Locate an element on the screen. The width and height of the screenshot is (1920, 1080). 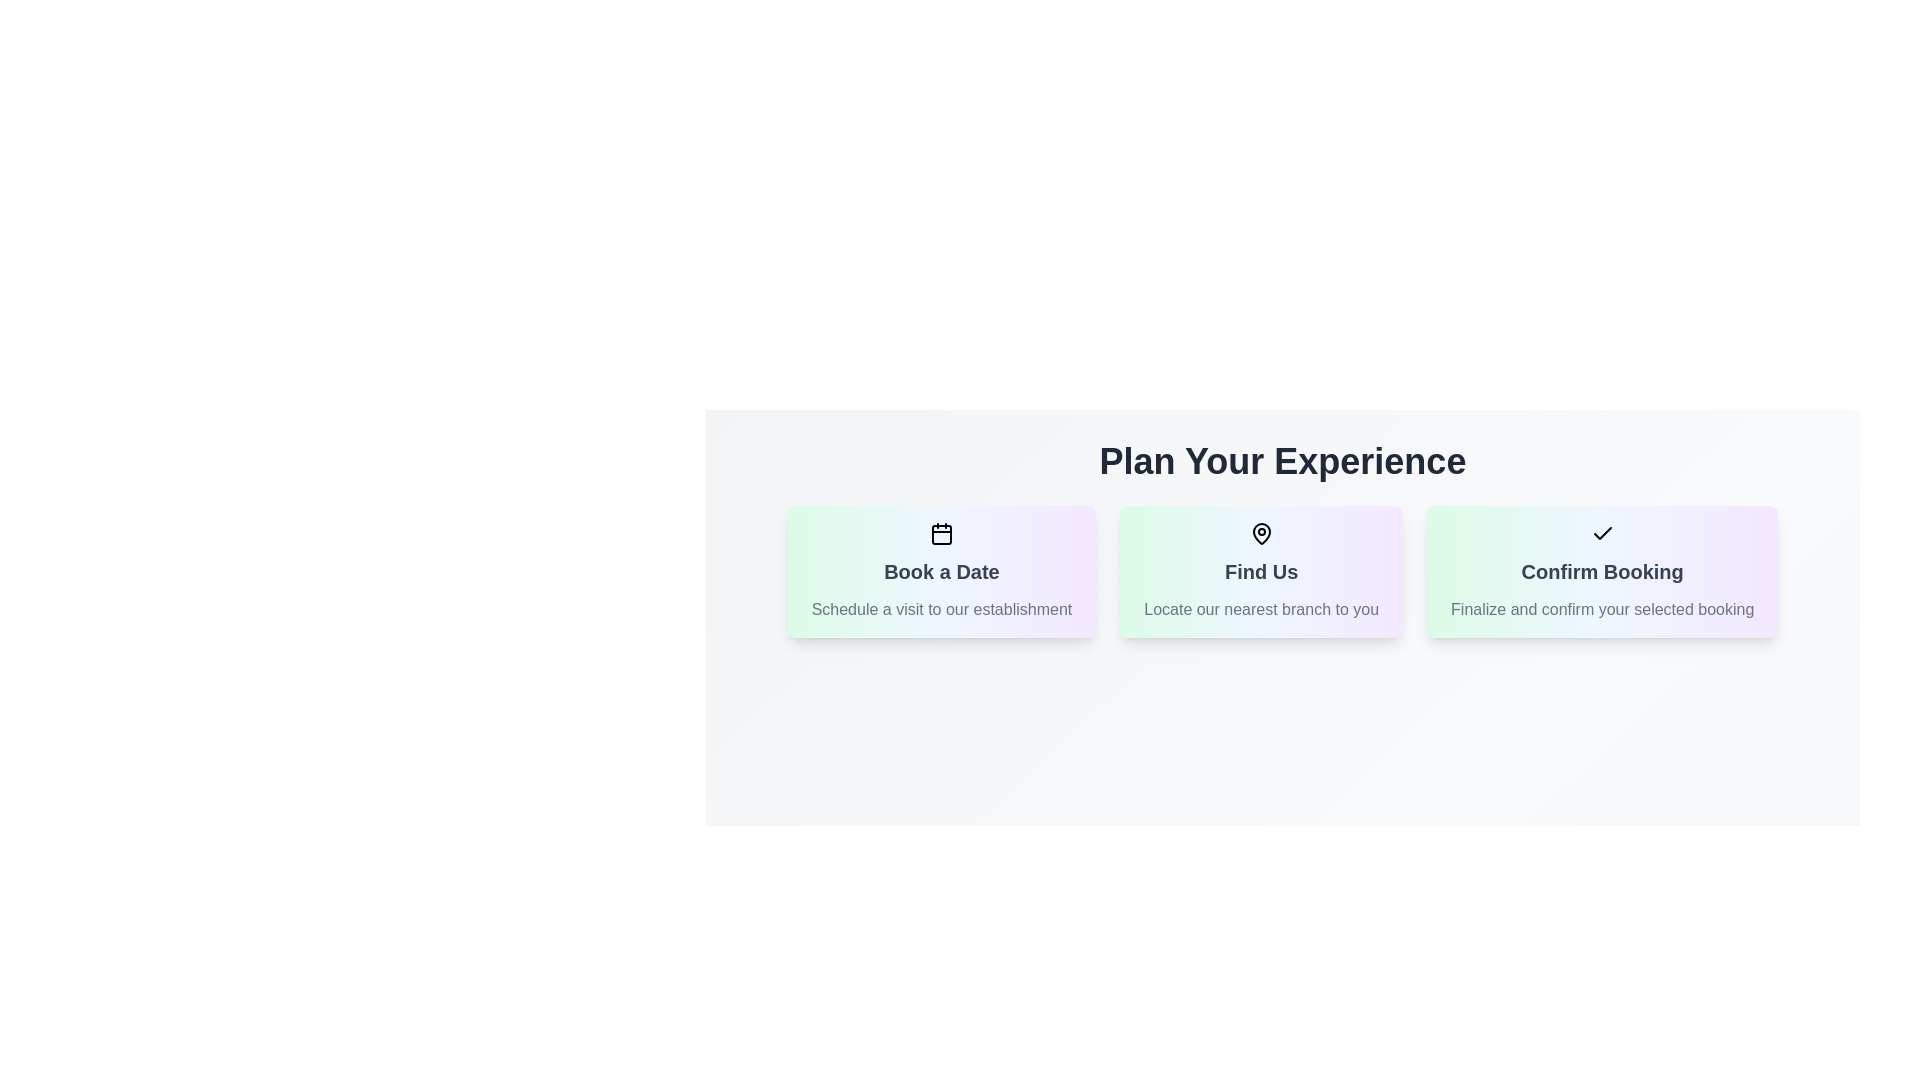
the button located in the center panel between the 'Book a Date' button and the 'Confirm Booking' button to initiate the process of locating the nearest branch is located at coordinates (1260, 571).